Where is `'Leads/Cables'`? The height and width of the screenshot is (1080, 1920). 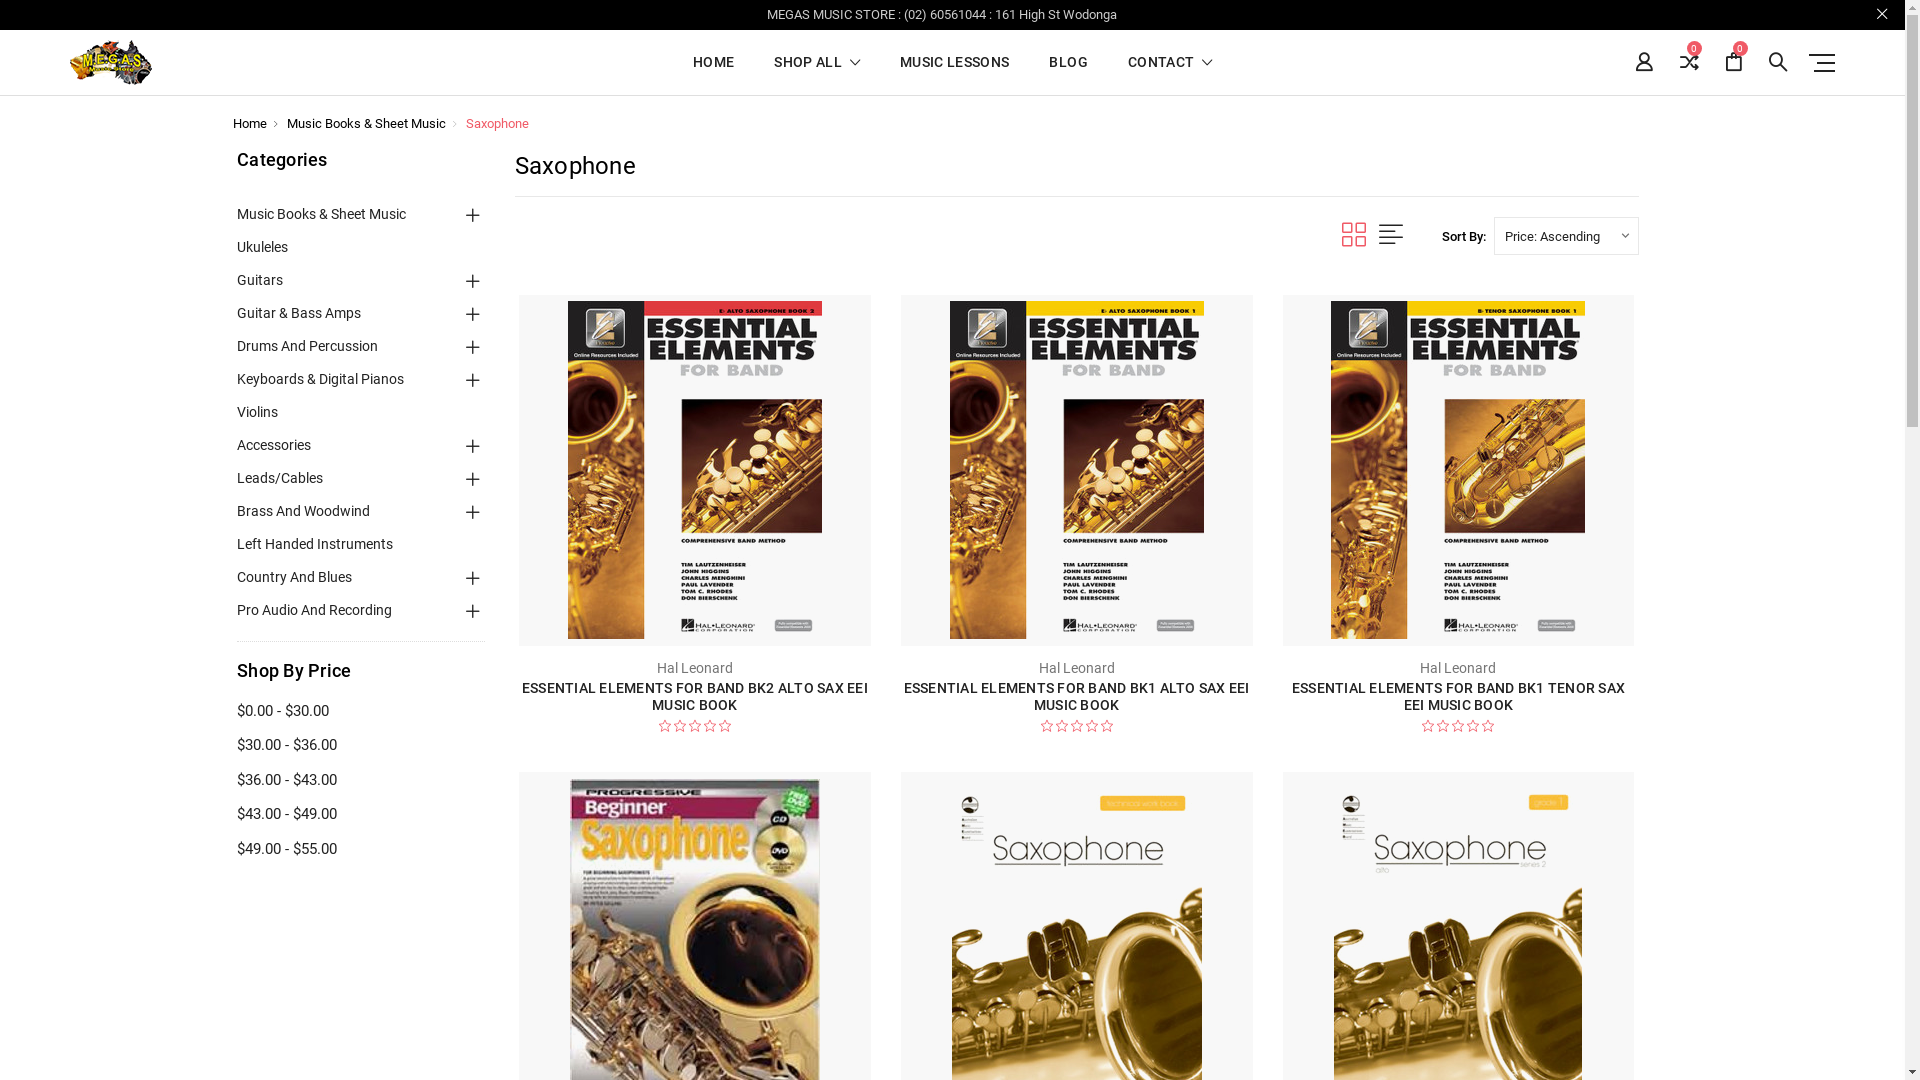 'Leads/Cables' is located at coordinates (278, 478).